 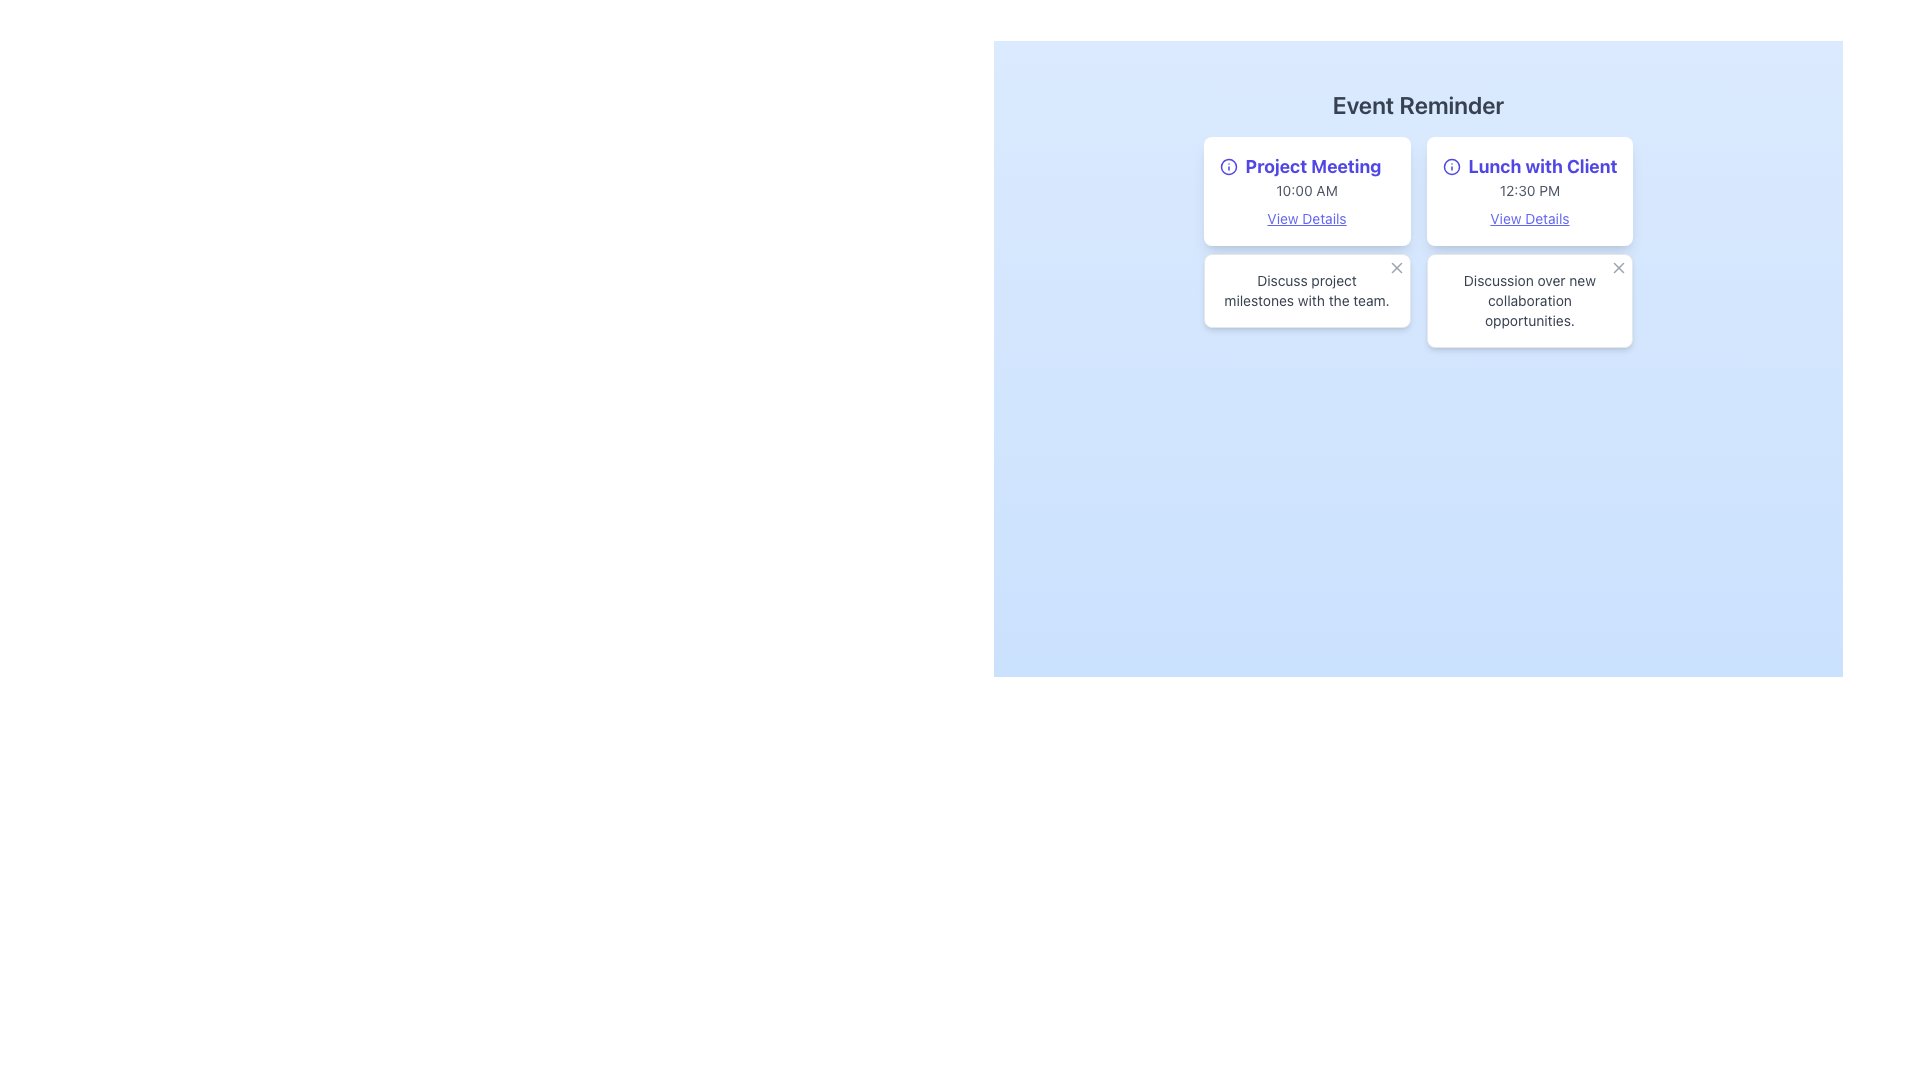 I want to click on the circular icon with a bold outline located to the left of the text 'Project Meeting' in the top-left corner of the meeting card, so click(x=1227, y=165).